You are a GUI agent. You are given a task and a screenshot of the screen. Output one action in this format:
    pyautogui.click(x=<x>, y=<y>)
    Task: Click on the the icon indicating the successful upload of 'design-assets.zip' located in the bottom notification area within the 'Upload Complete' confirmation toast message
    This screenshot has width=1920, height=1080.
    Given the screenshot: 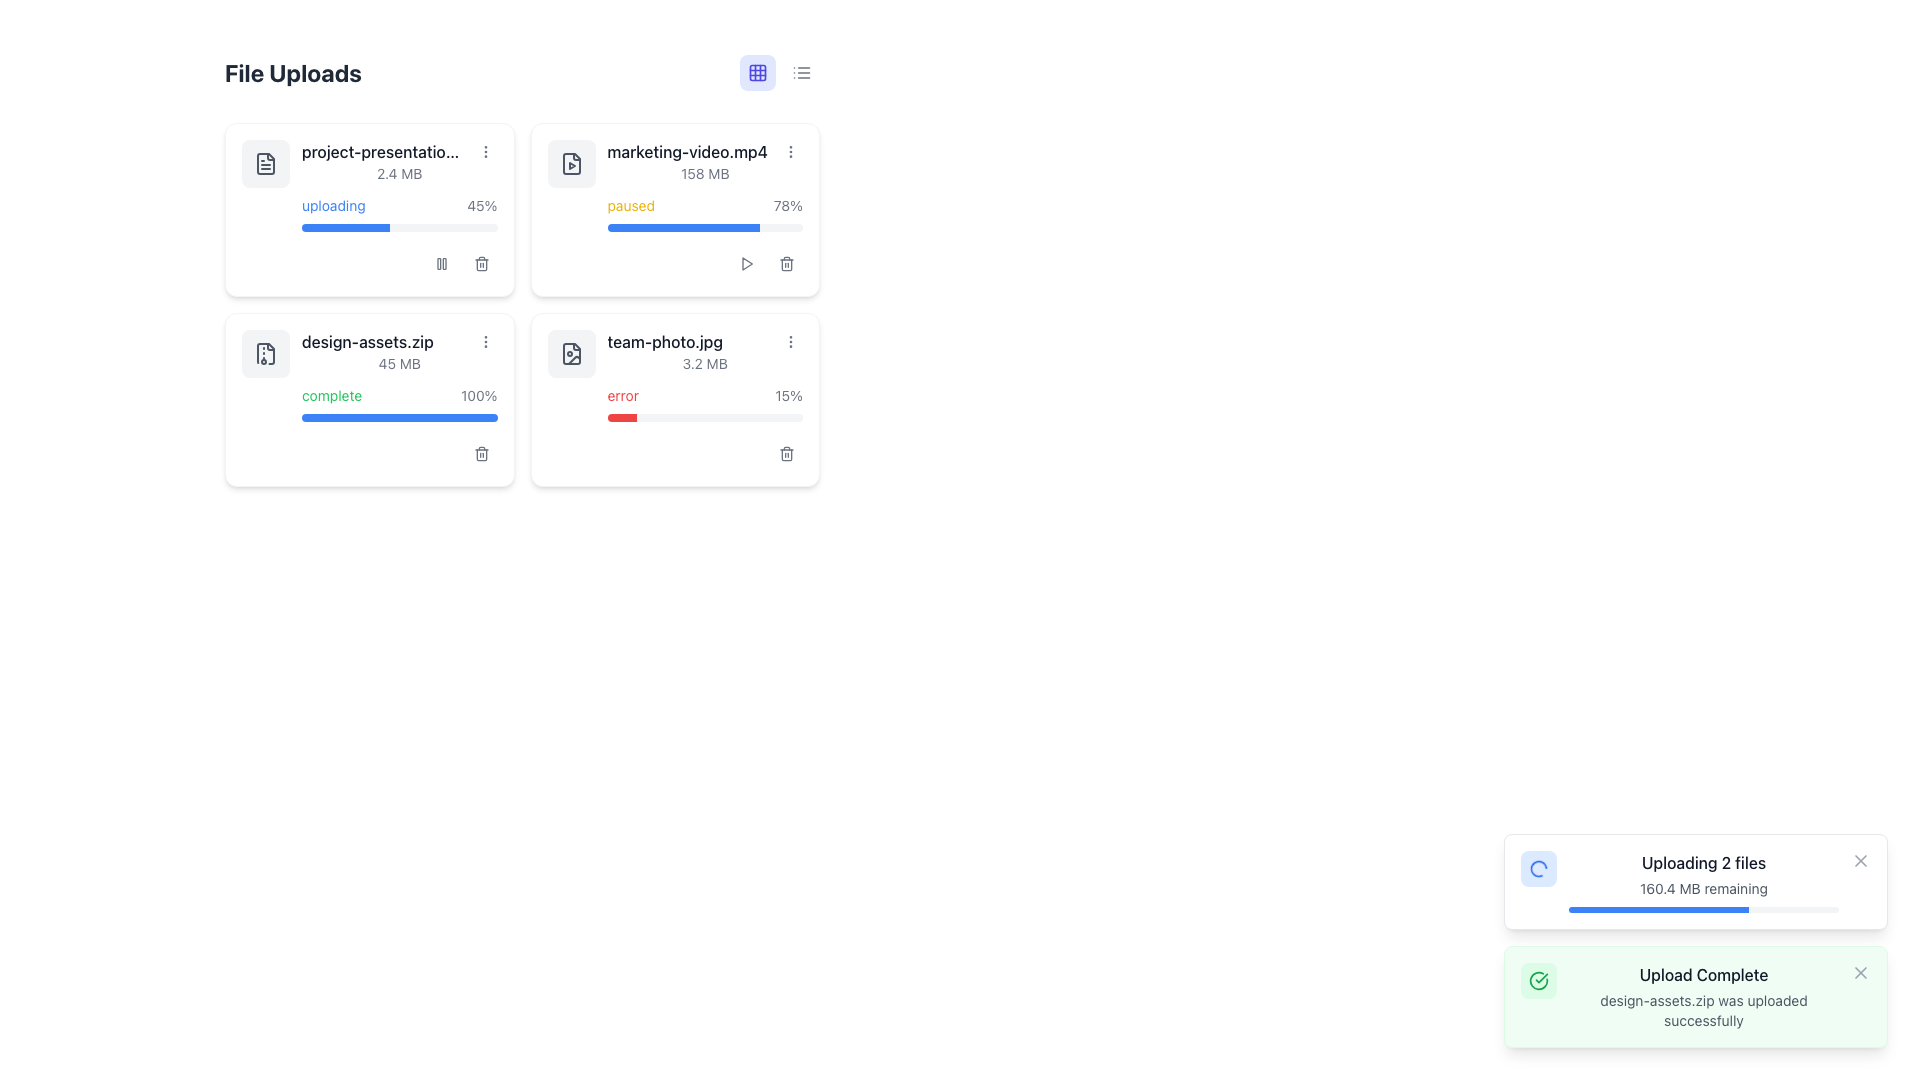 What is the action you would take?
    pyautogui.click(x=1538, y=979)
    